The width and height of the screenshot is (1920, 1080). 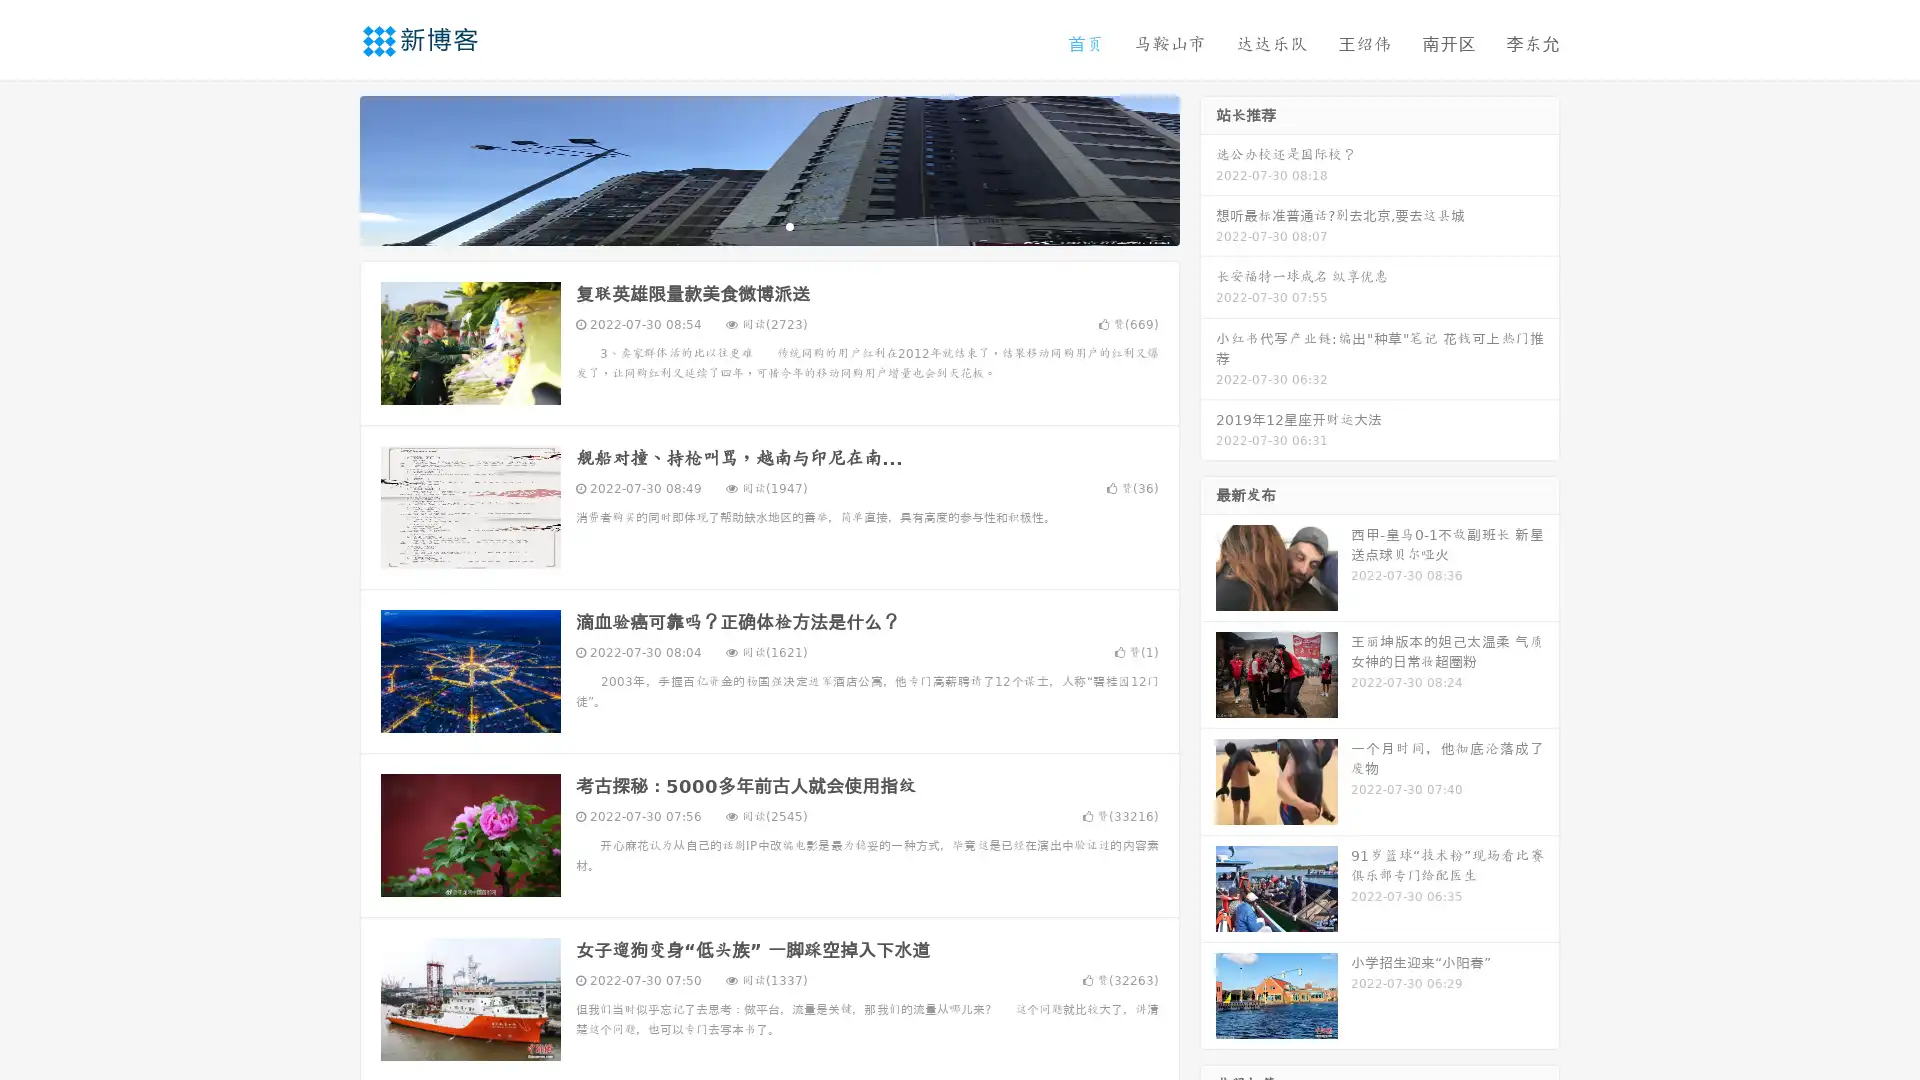 What do you see at coordinates (768, 225) in the screenshot?
I see `Go to slide 2` at bounding box center [768, 225].